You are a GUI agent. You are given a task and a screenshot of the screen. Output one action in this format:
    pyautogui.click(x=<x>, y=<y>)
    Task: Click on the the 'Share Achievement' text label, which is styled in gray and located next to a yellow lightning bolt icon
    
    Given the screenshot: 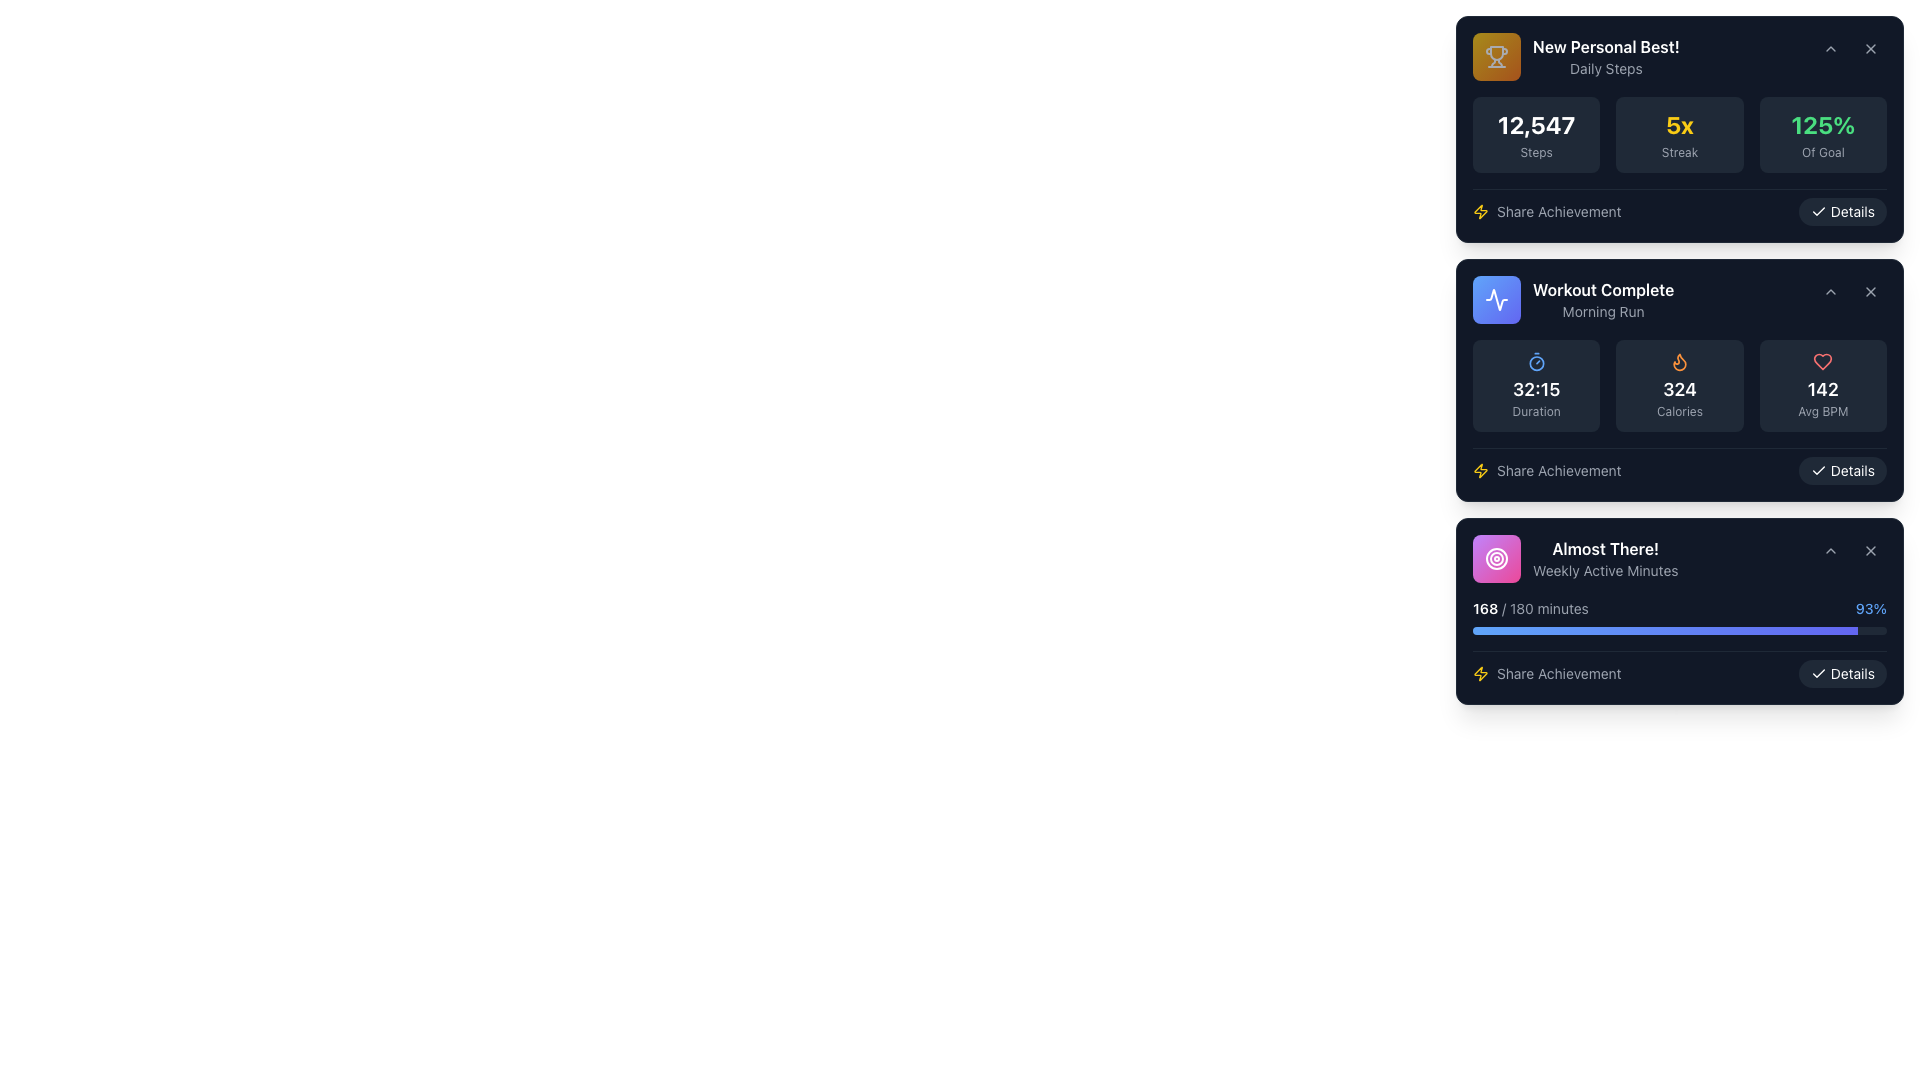 What is the action you would take?
    pyautogui.click(x=1558, y=212)
    